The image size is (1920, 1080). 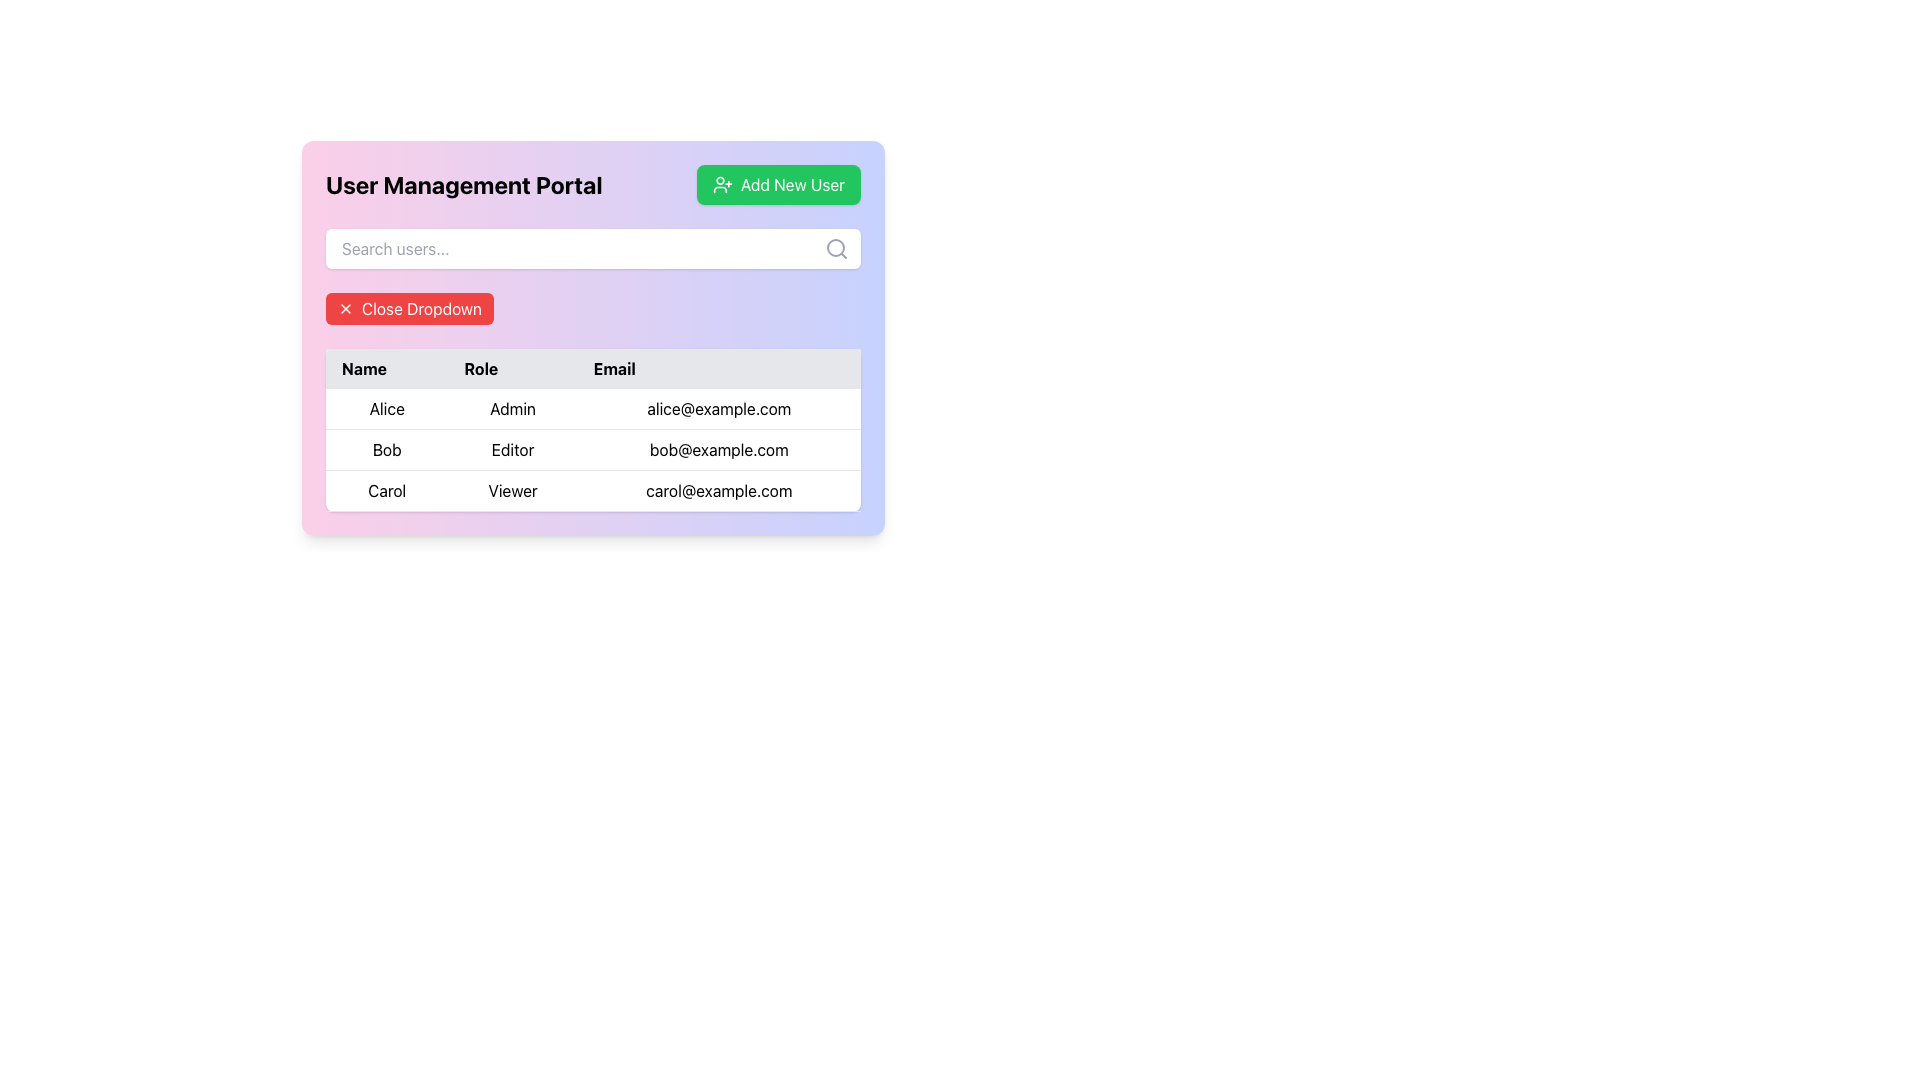 What do you see at coordinates (513, 408) in the screenshot?
I see `text of the table cell displaying 'Admin' in the first row under the 'Role' column, located between 'Alice' and 'alice@example.com'` at bounding box center [513, 408].